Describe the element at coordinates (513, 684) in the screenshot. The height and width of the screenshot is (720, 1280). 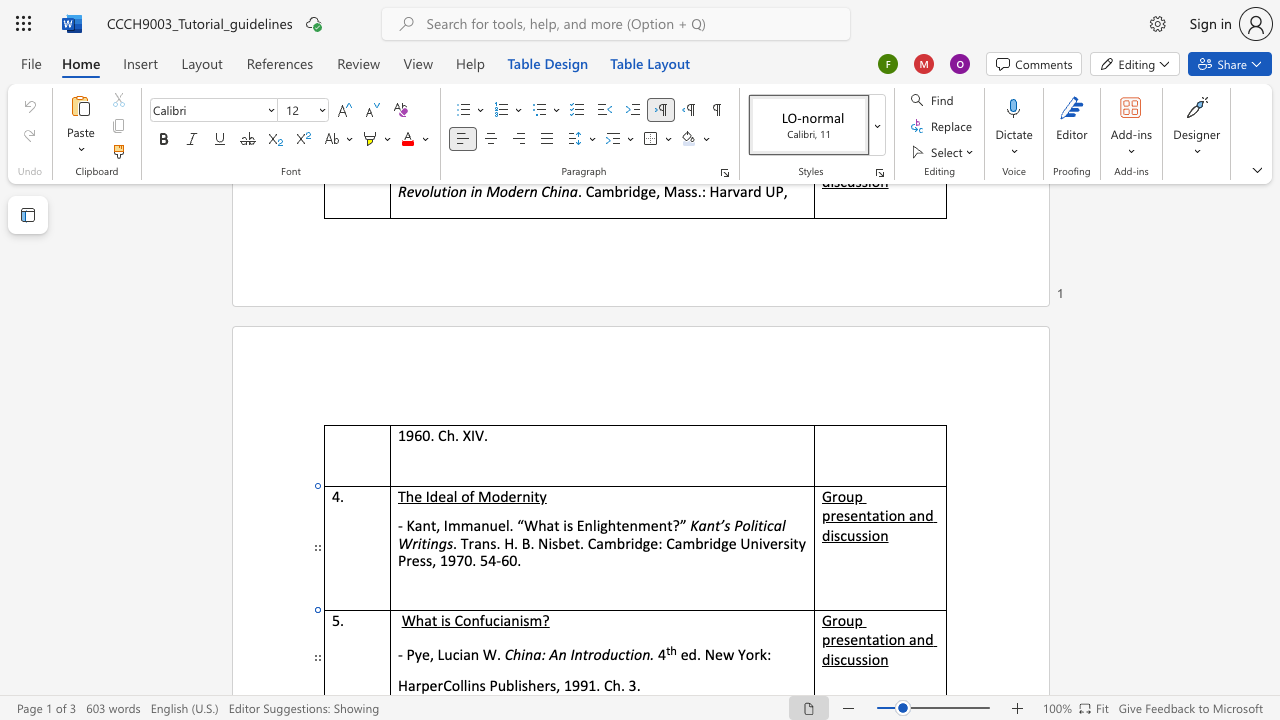
I see `the space between the continuous character "b" and "l" in the text` at that location.